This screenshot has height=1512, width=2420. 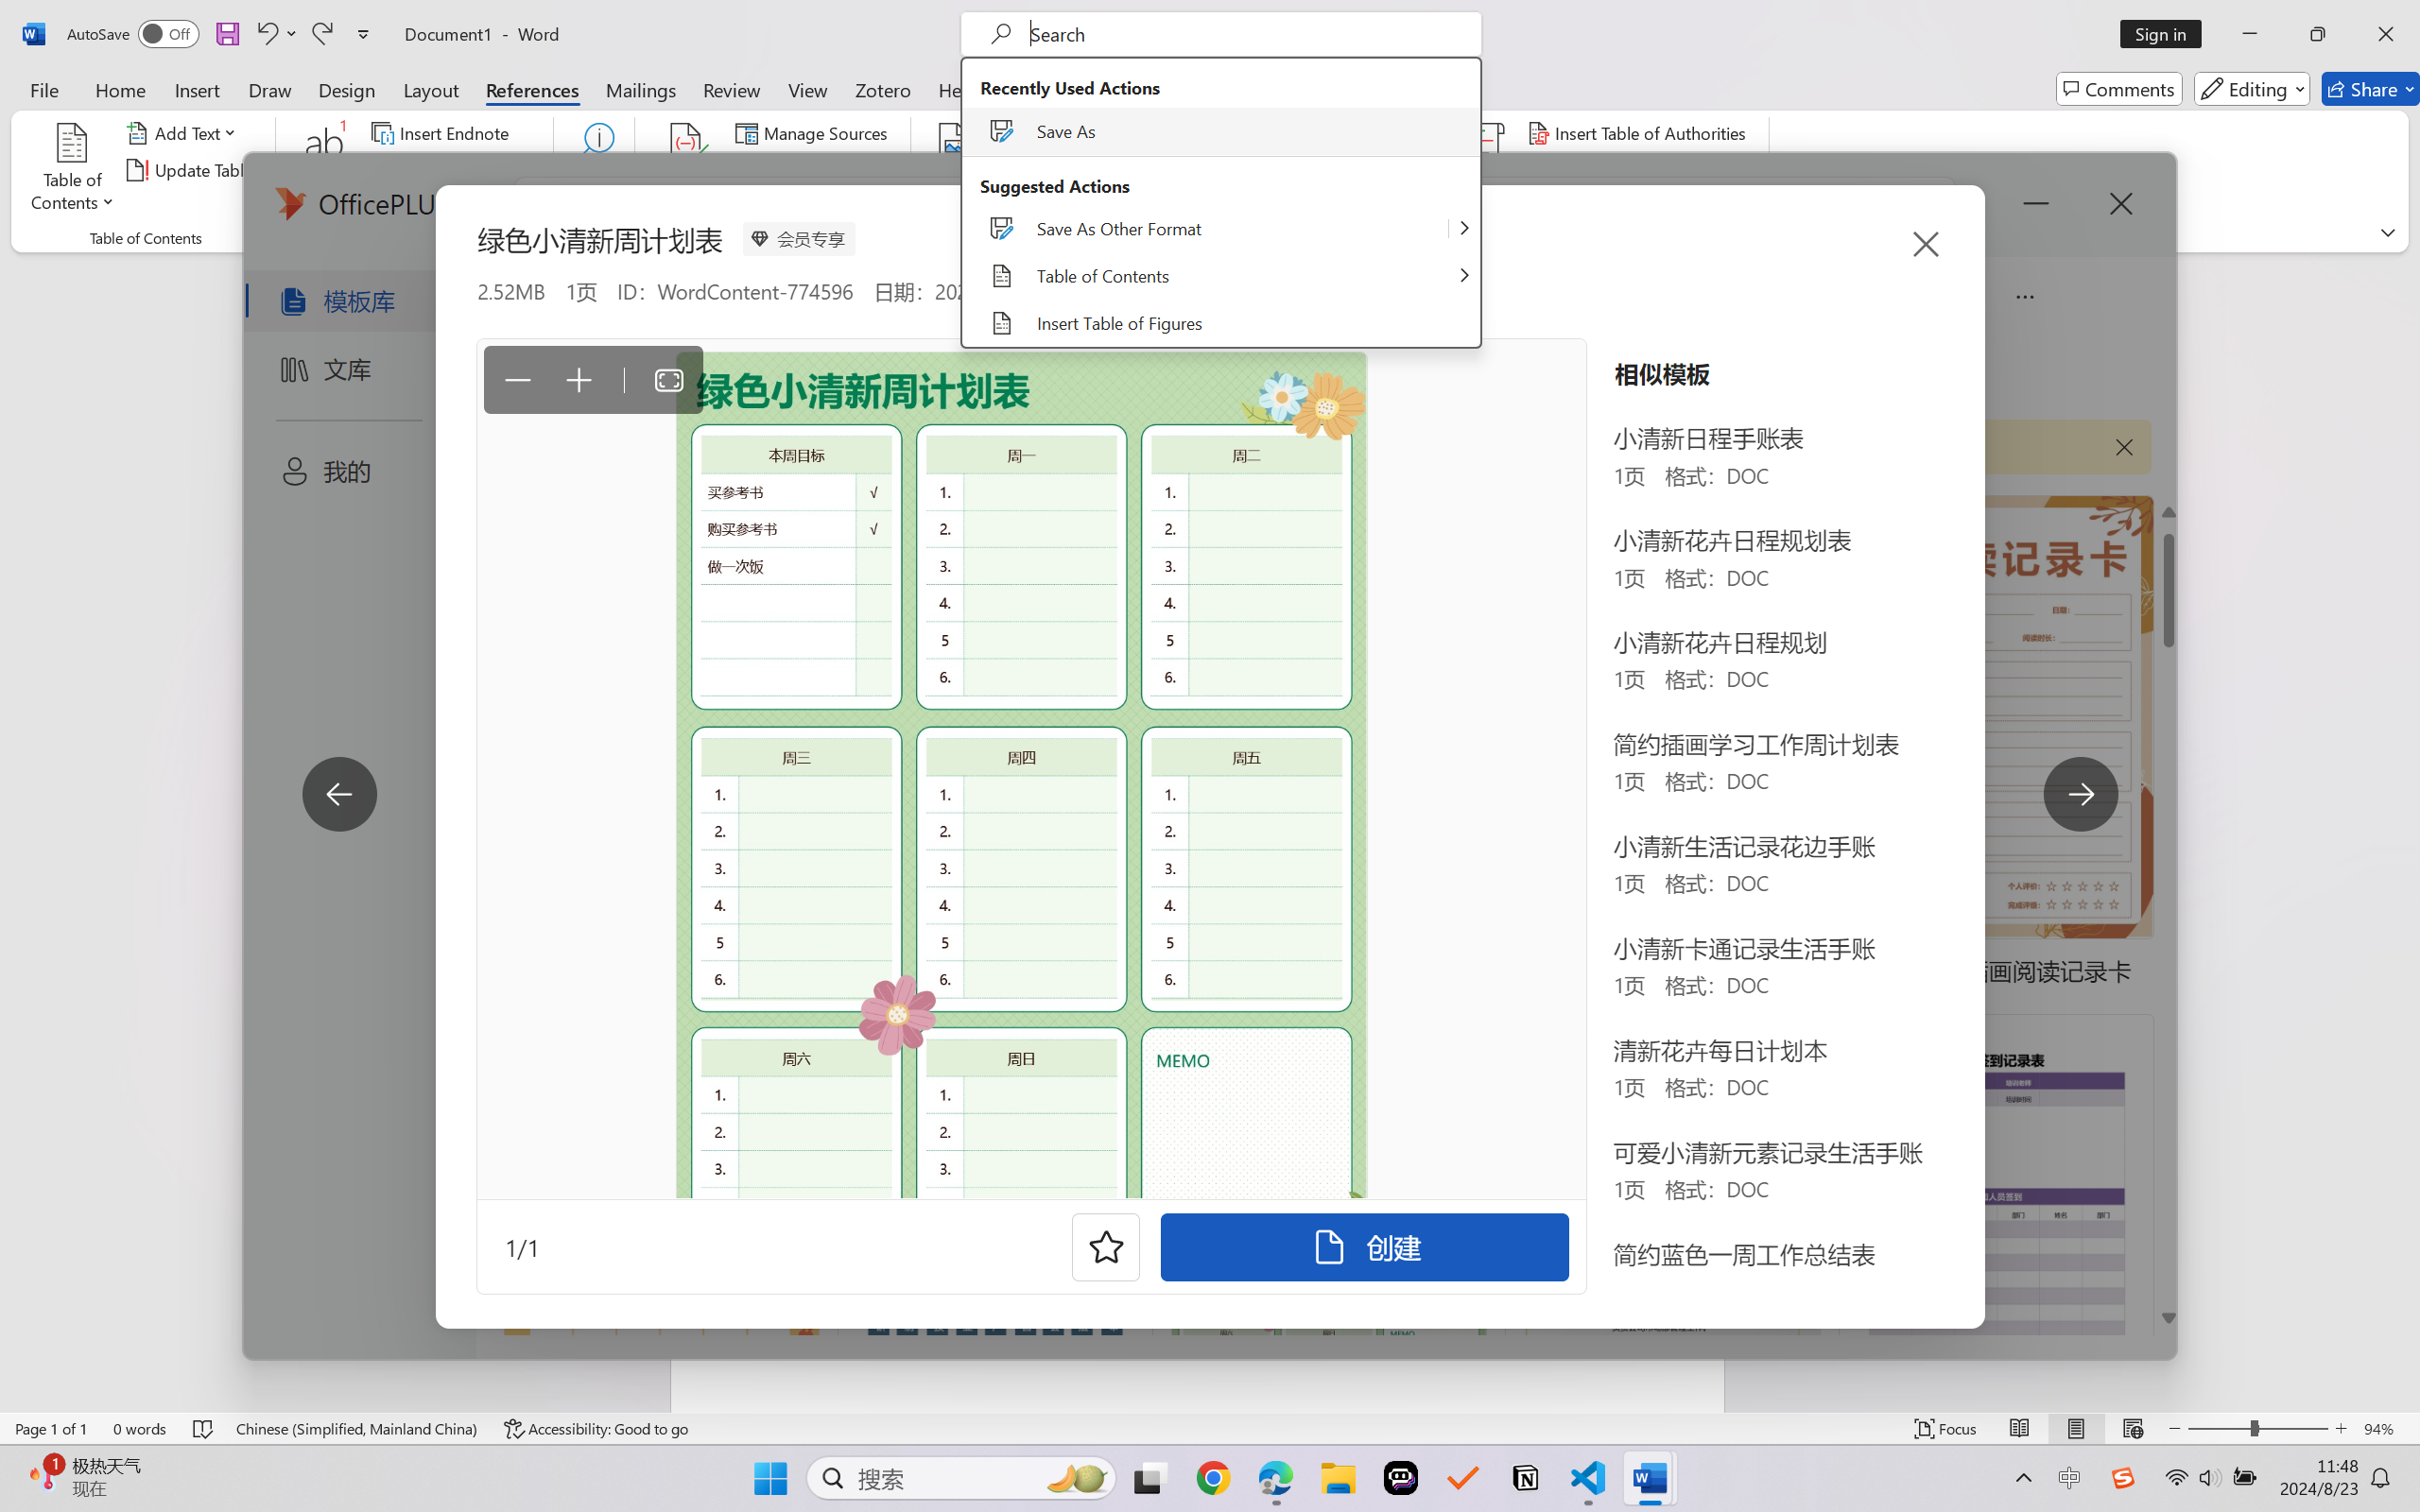 I want to click on 'Undo Apply Quick Style Set', so click(x=265, y=33).